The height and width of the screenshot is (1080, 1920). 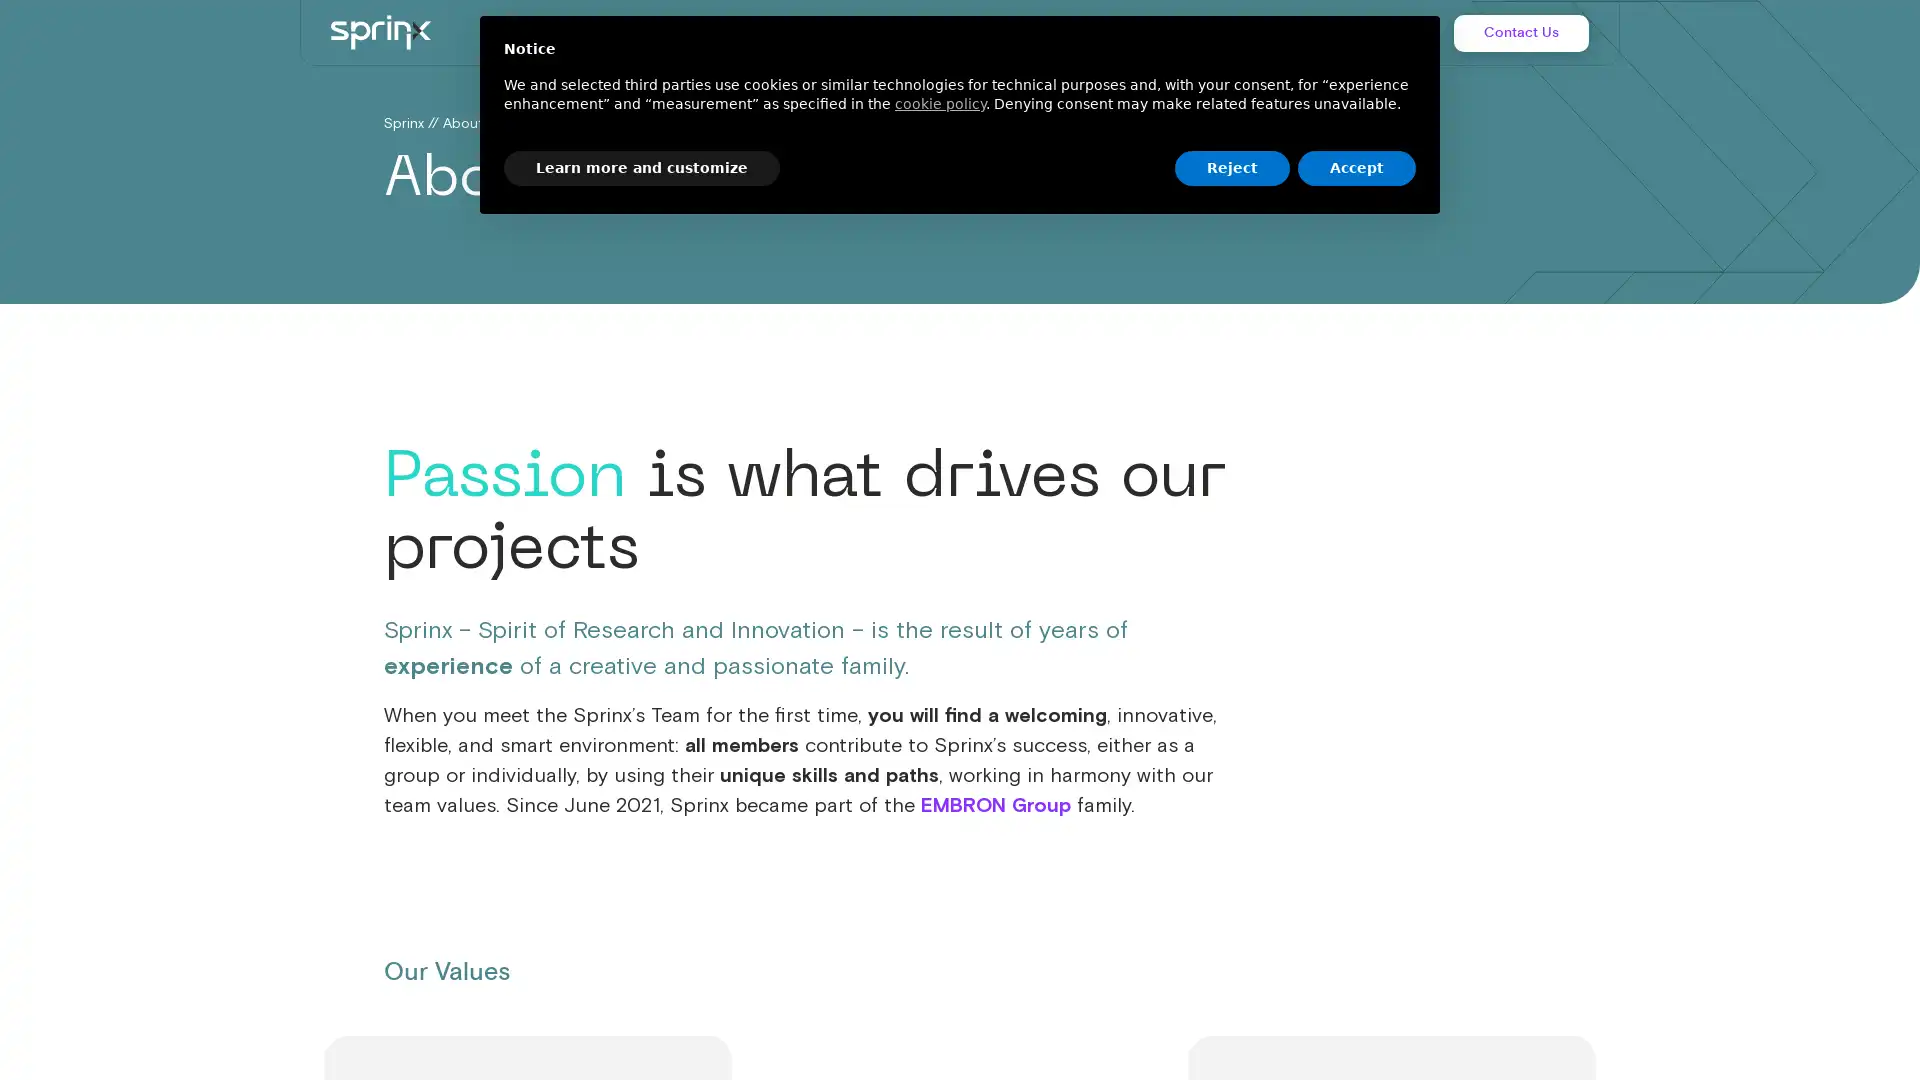 What do you see at coordinates (1231, 167) in the screenshot?
I see `Reject` at bounding box center [1231, 167].